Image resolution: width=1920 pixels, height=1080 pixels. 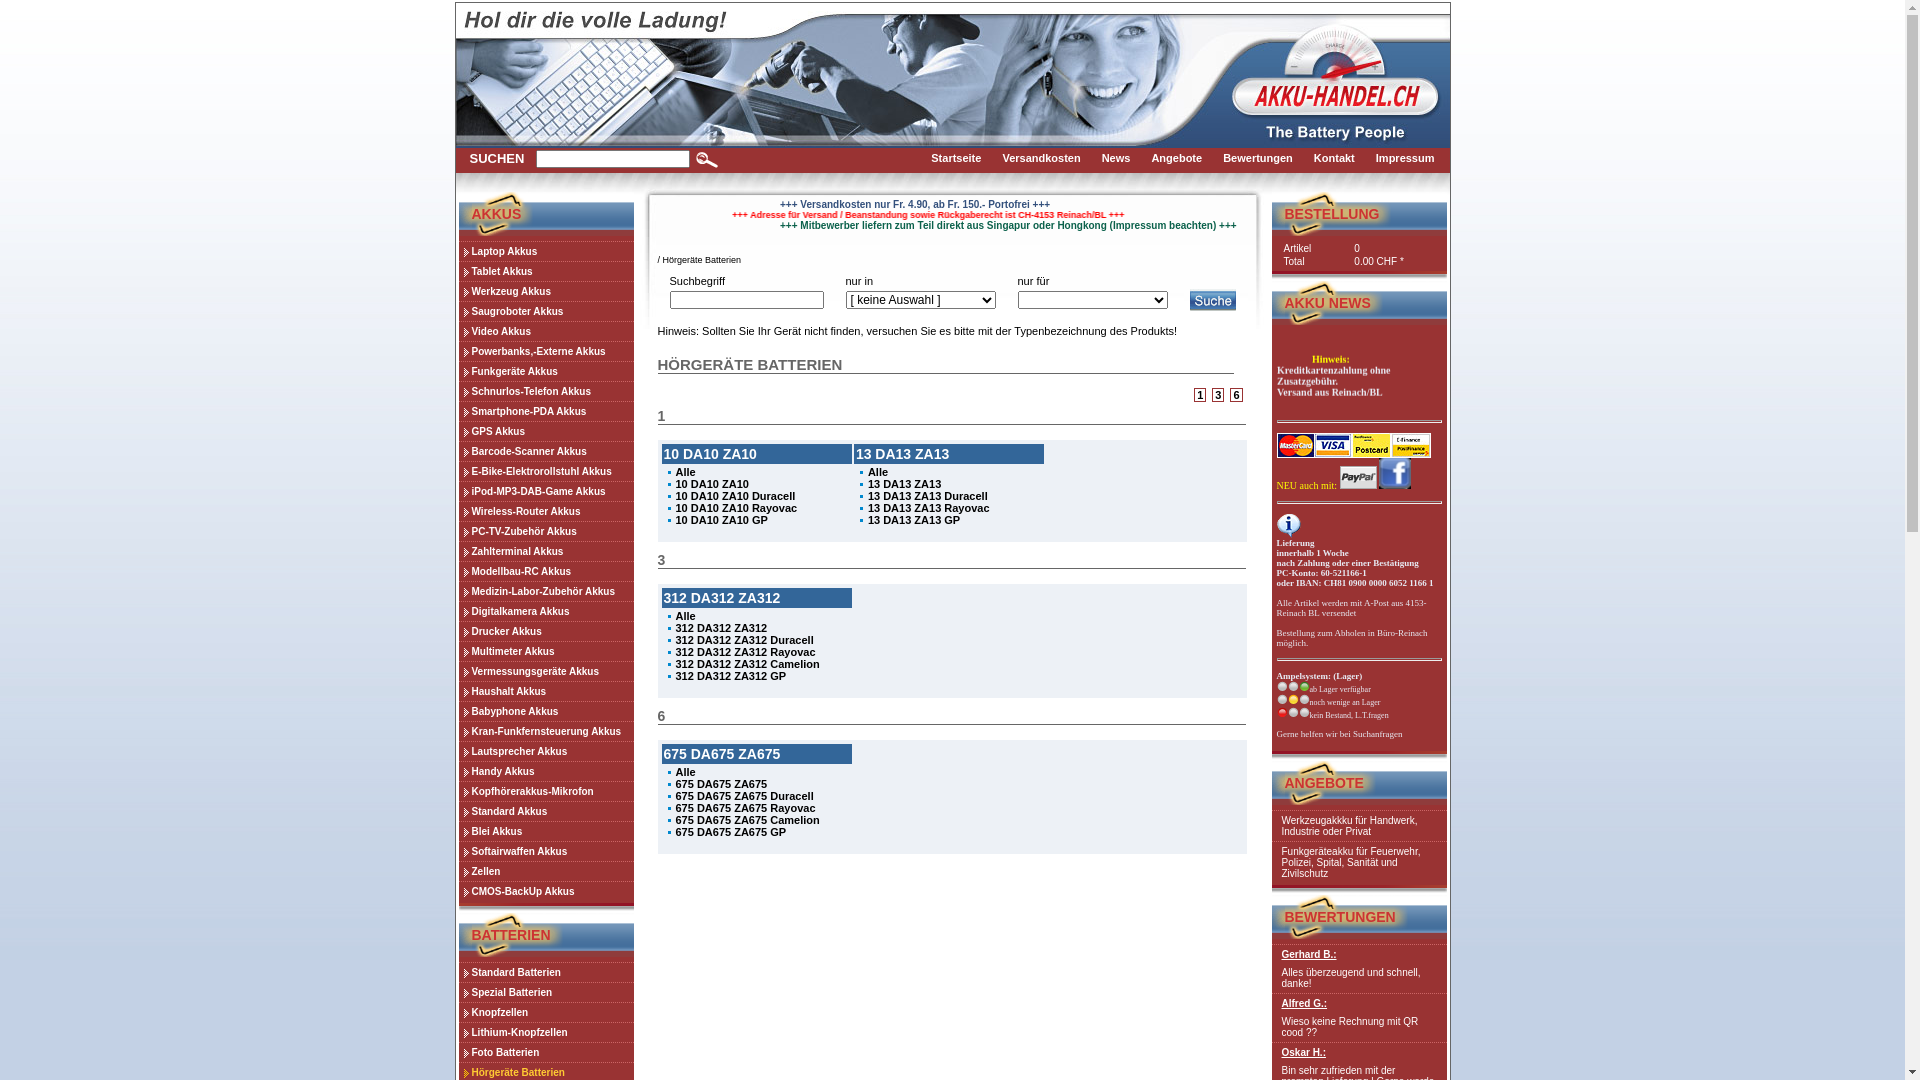 I want to click on 'Startseite', so click(x=961, y=158).